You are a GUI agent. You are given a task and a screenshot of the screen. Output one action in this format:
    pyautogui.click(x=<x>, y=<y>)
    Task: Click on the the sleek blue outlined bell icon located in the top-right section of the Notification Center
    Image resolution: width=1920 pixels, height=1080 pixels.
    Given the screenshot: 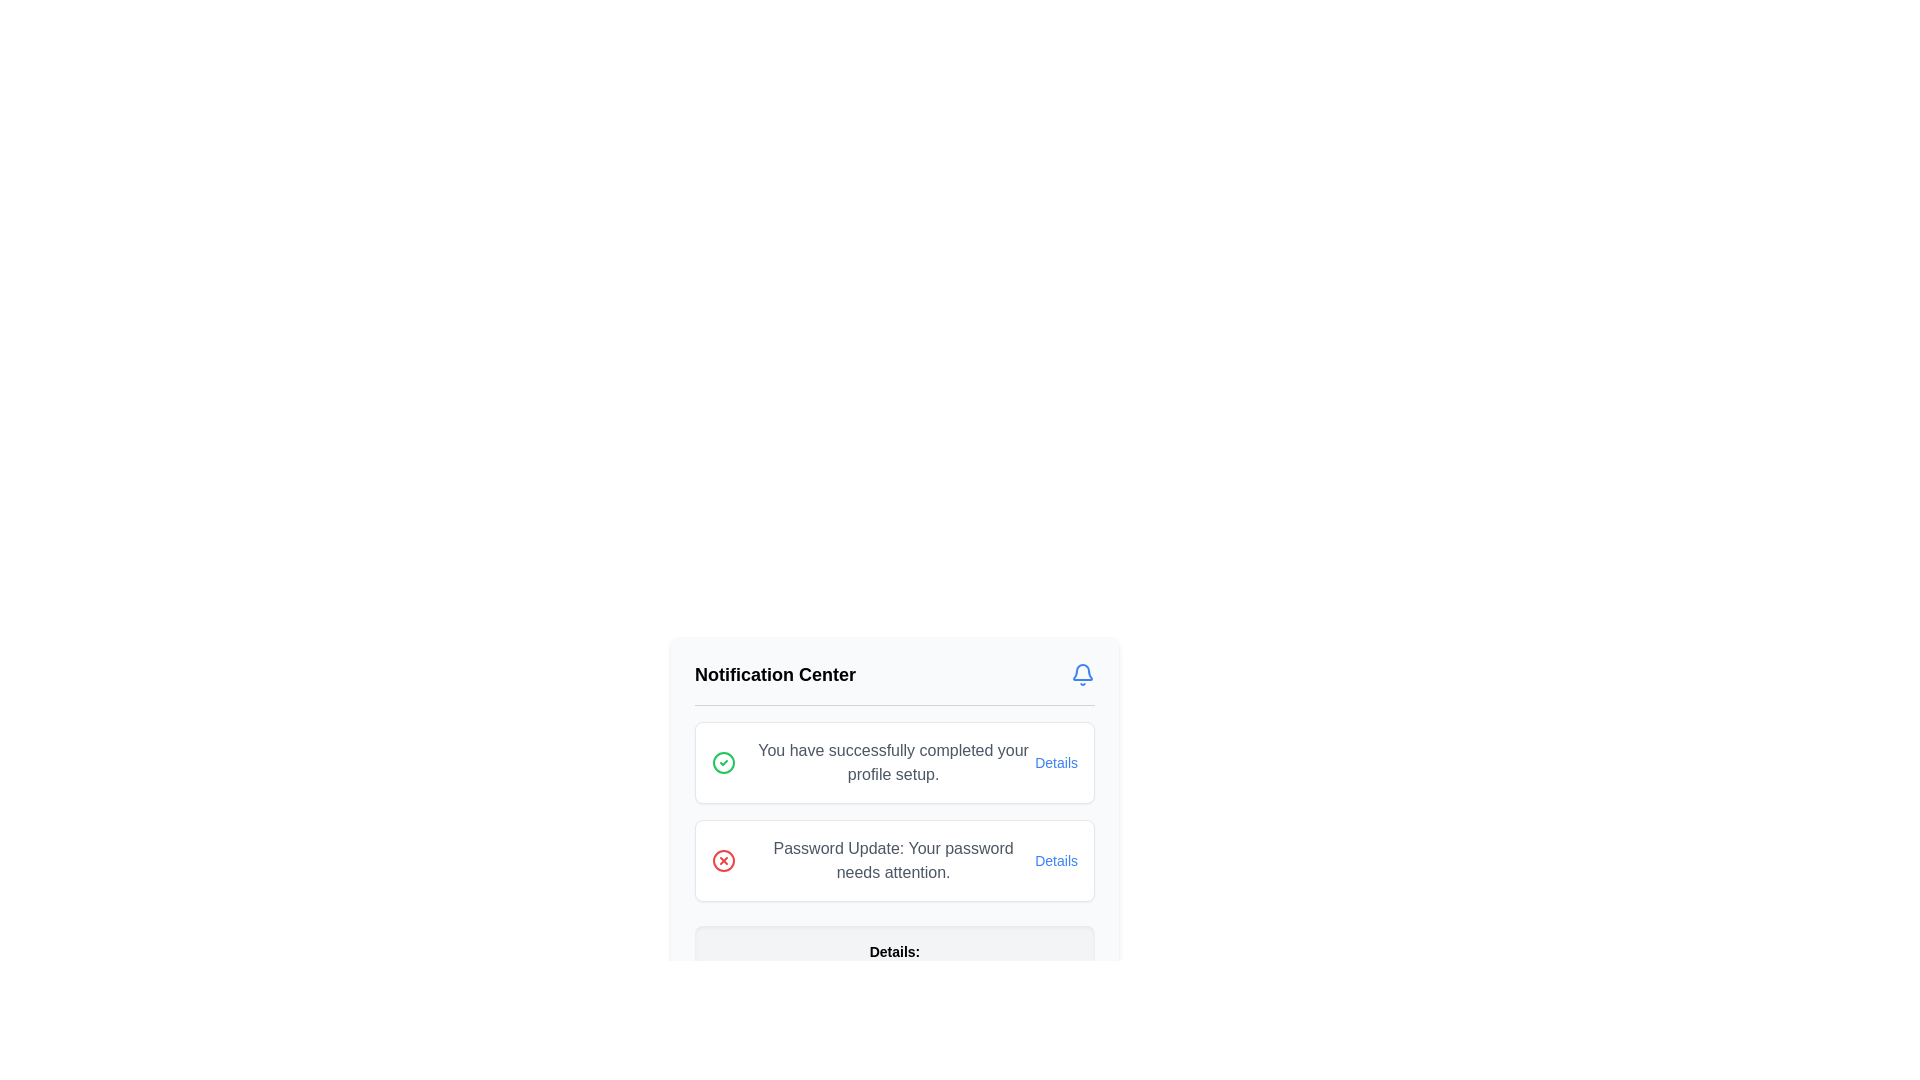 What is the action you would take?
    pyautogui.click(x=1082, y=675)
    